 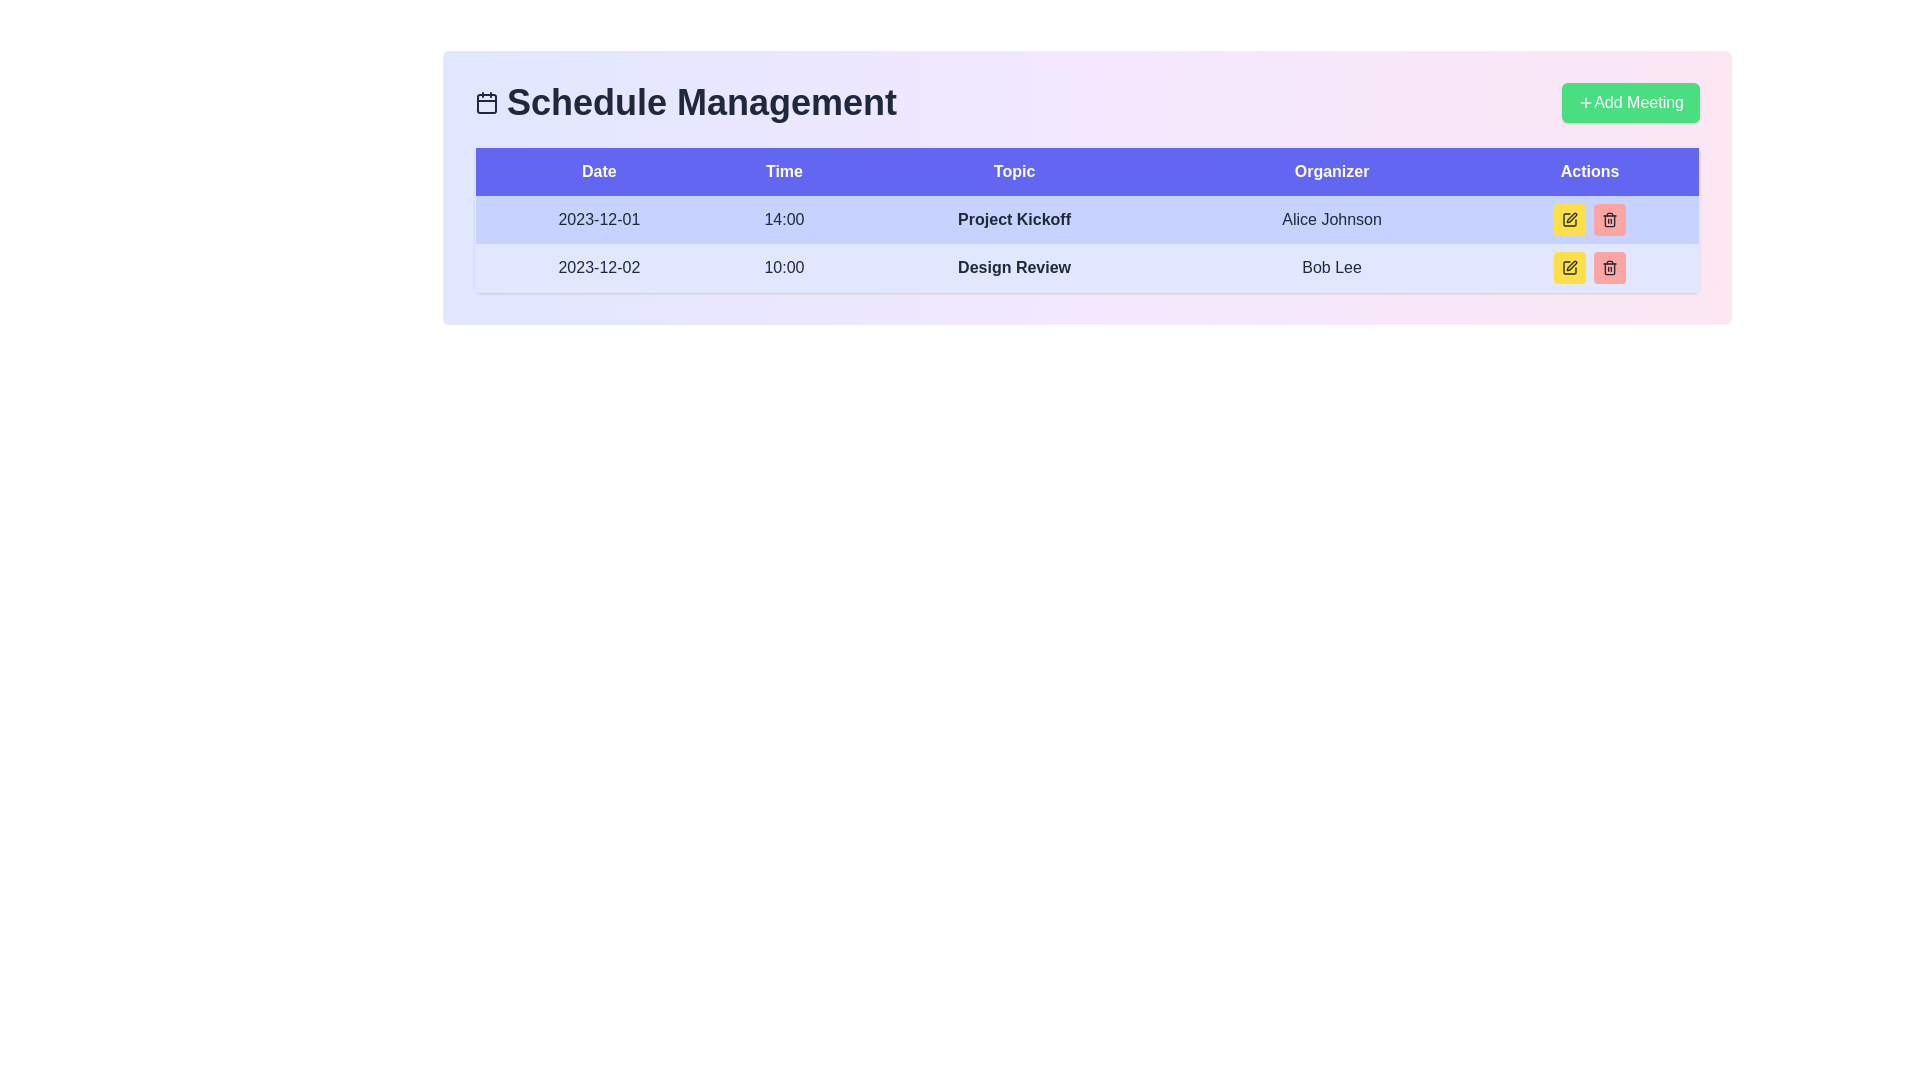 What do you see at coordinates (783, 170) in the screenshot?
I see `text from the 'Time' header label, which is a bold, white-colored text on a blue background, positioned between the 'Date' and 'Topic' headers` at bounding box center [783, 170].